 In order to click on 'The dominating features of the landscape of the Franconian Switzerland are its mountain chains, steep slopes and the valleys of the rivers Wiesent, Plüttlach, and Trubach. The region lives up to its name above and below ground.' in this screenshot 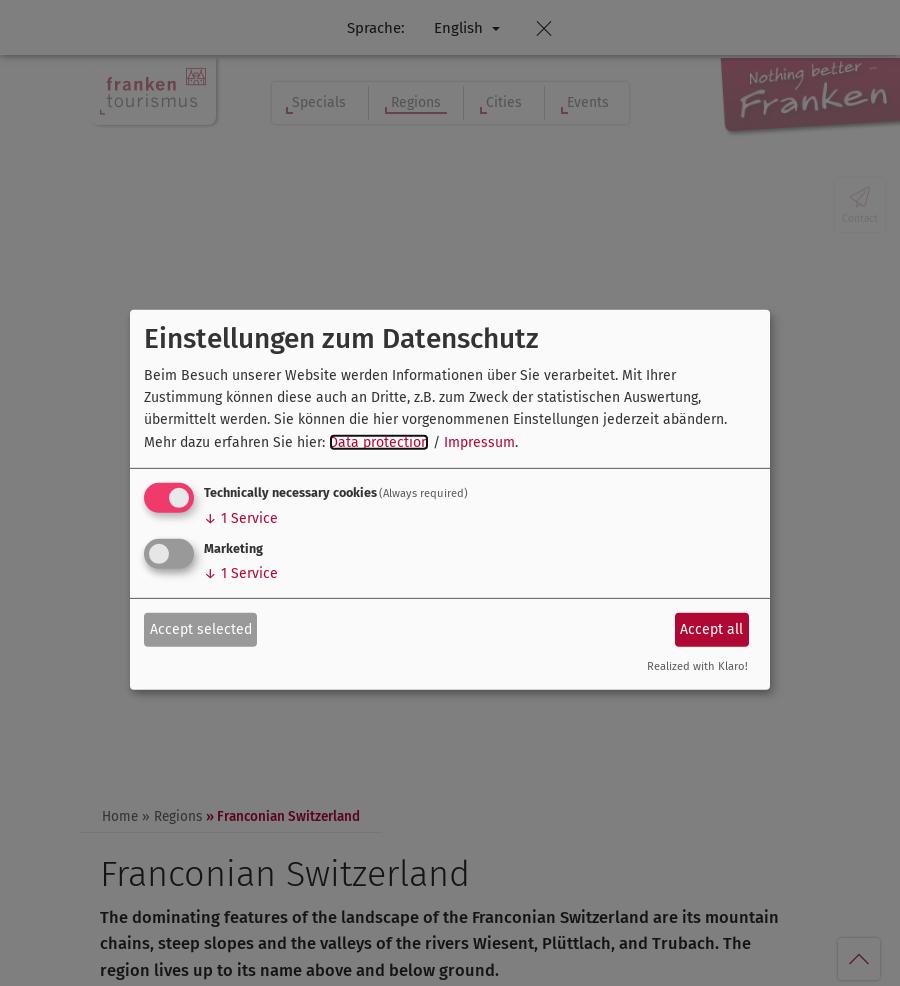, I will do `click(439, 943)`.